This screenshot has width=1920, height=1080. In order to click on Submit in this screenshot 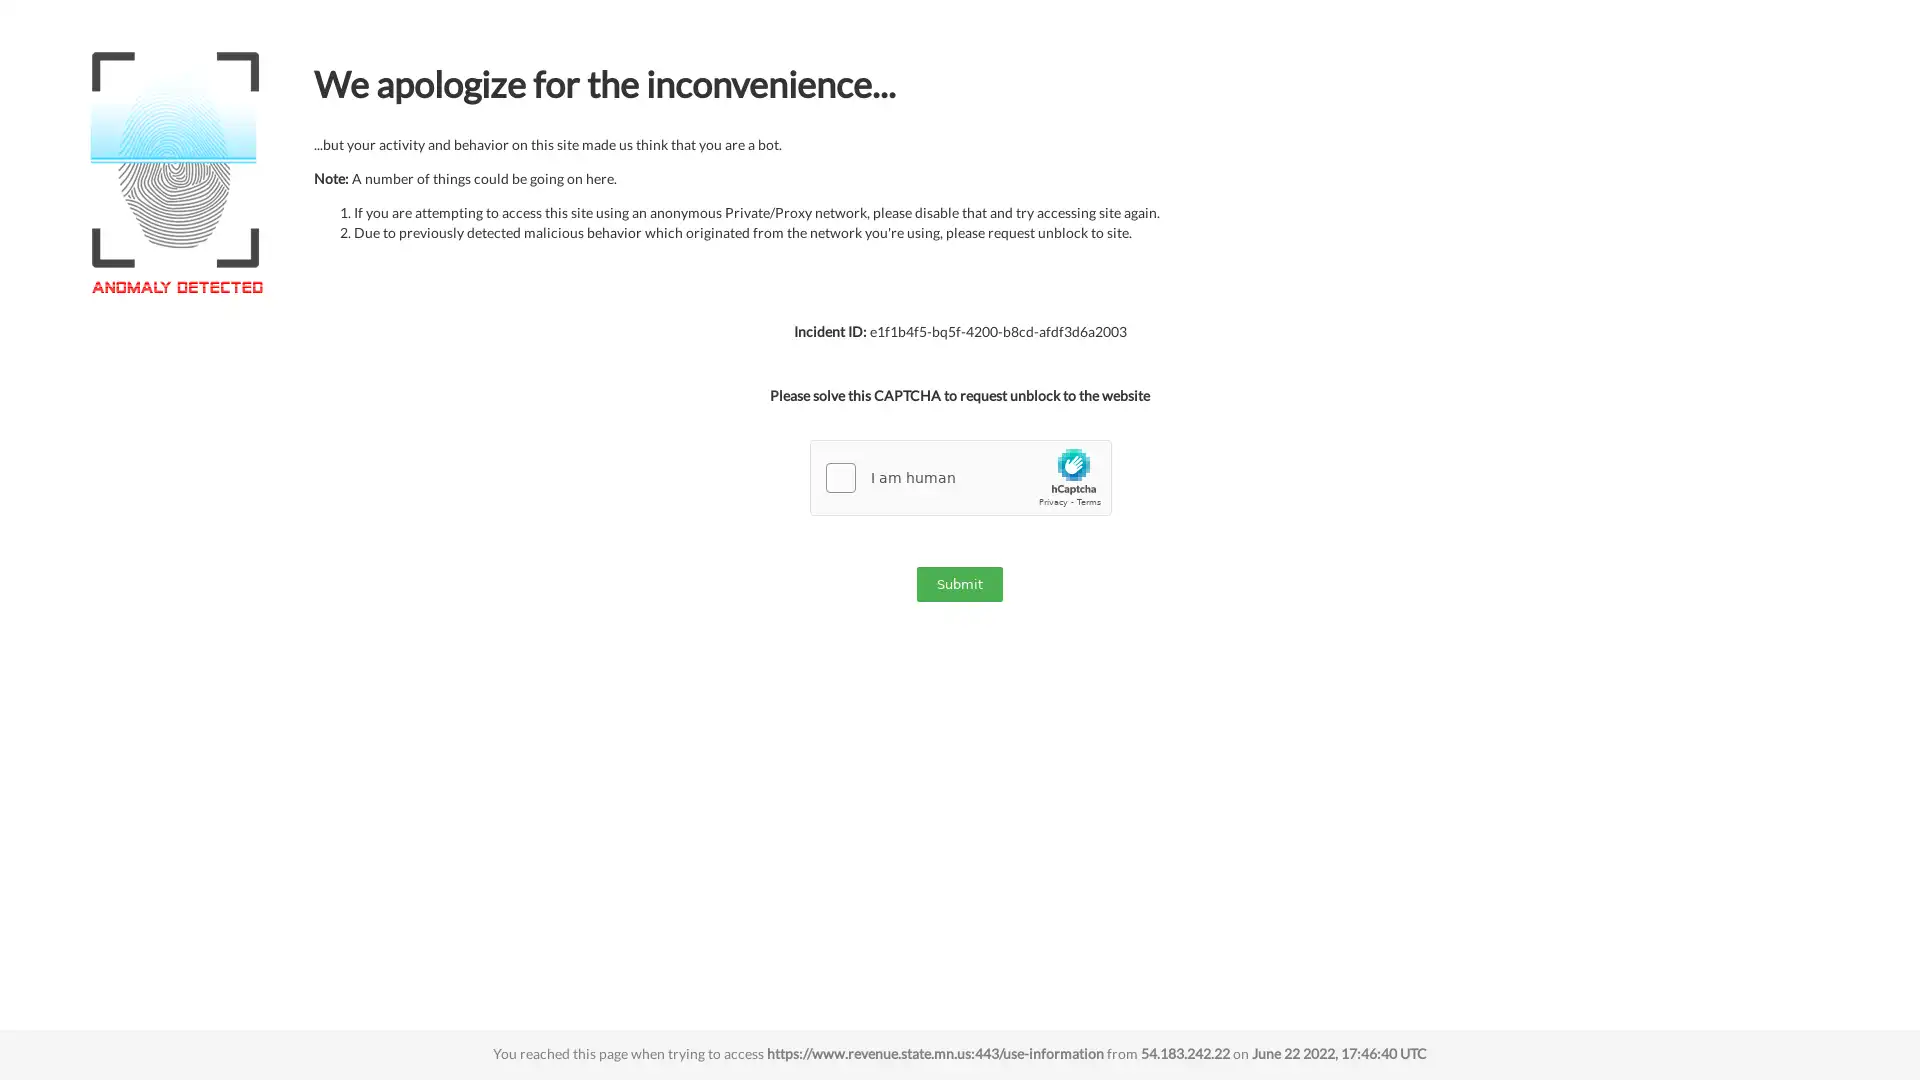, I will do `click(960, 584)`.